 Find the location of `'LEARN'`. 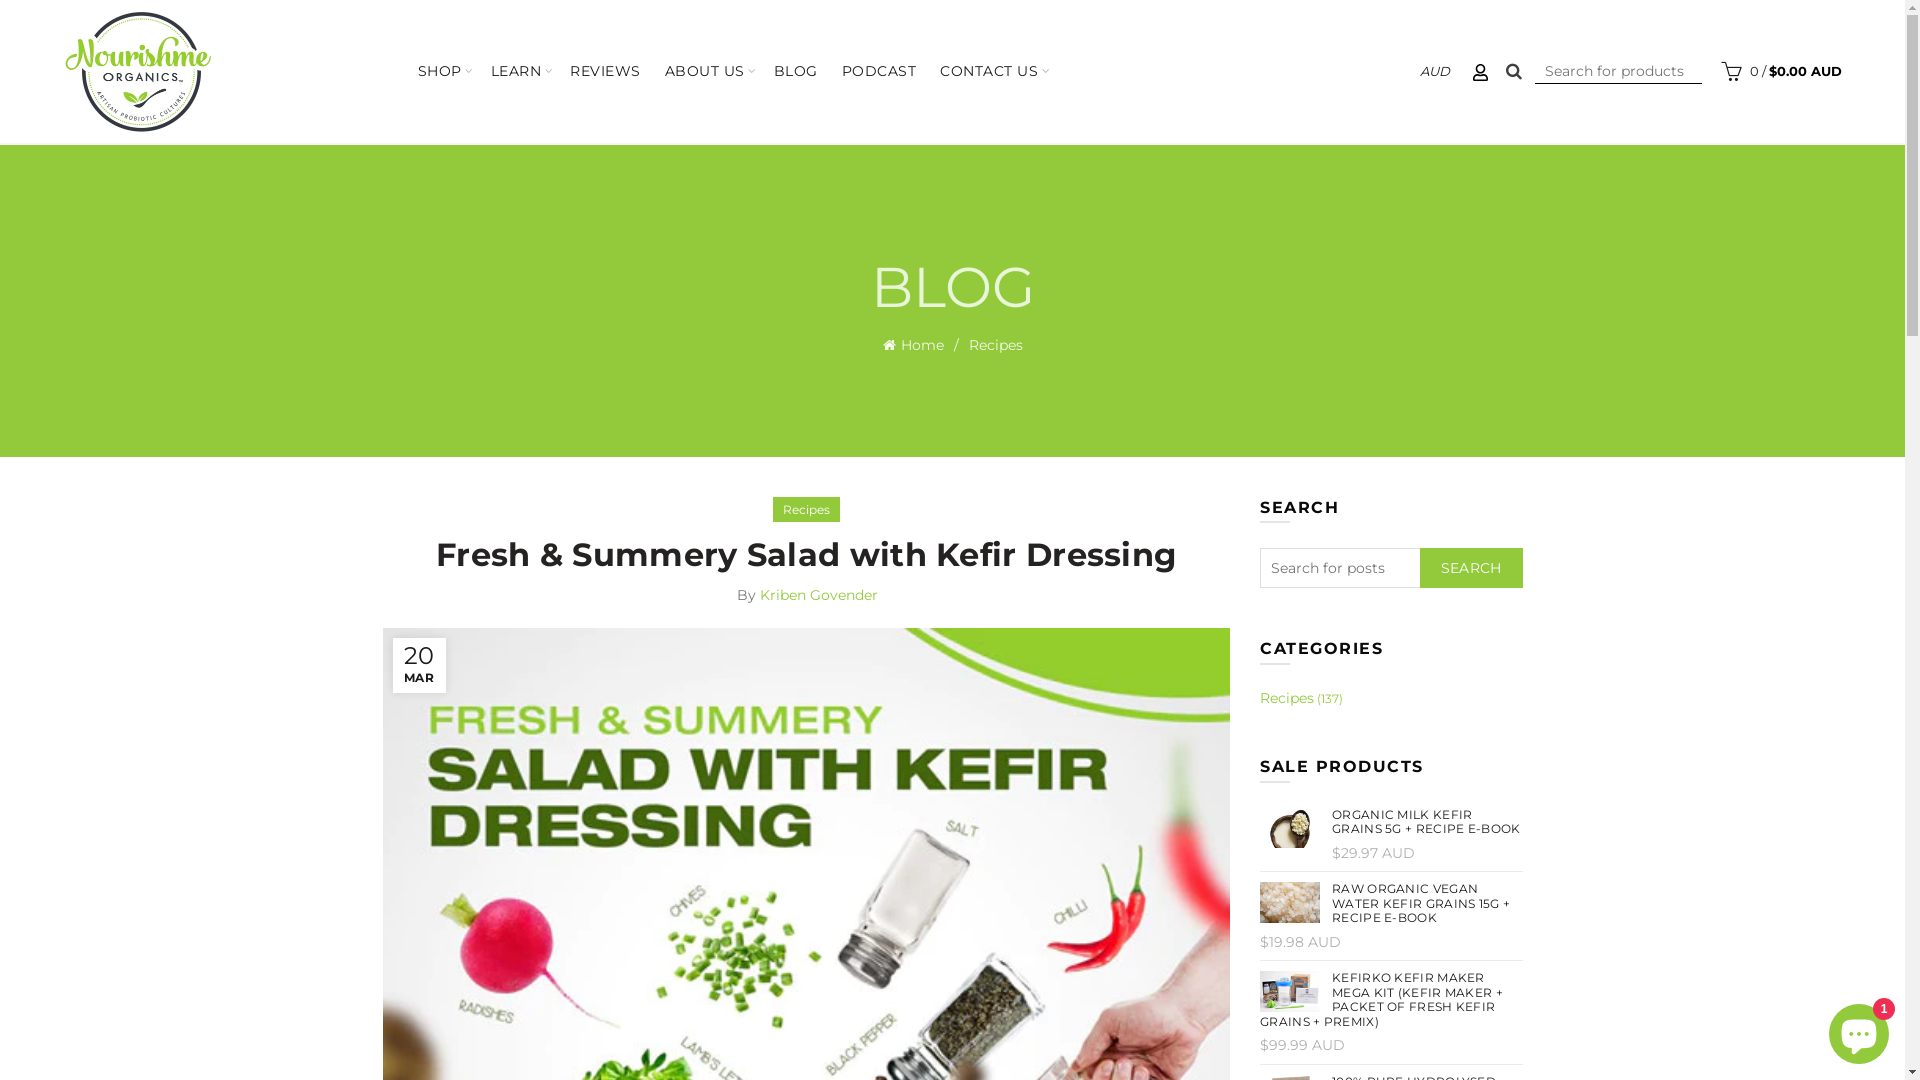

'LEARN' is located at coordinates (516, 70).